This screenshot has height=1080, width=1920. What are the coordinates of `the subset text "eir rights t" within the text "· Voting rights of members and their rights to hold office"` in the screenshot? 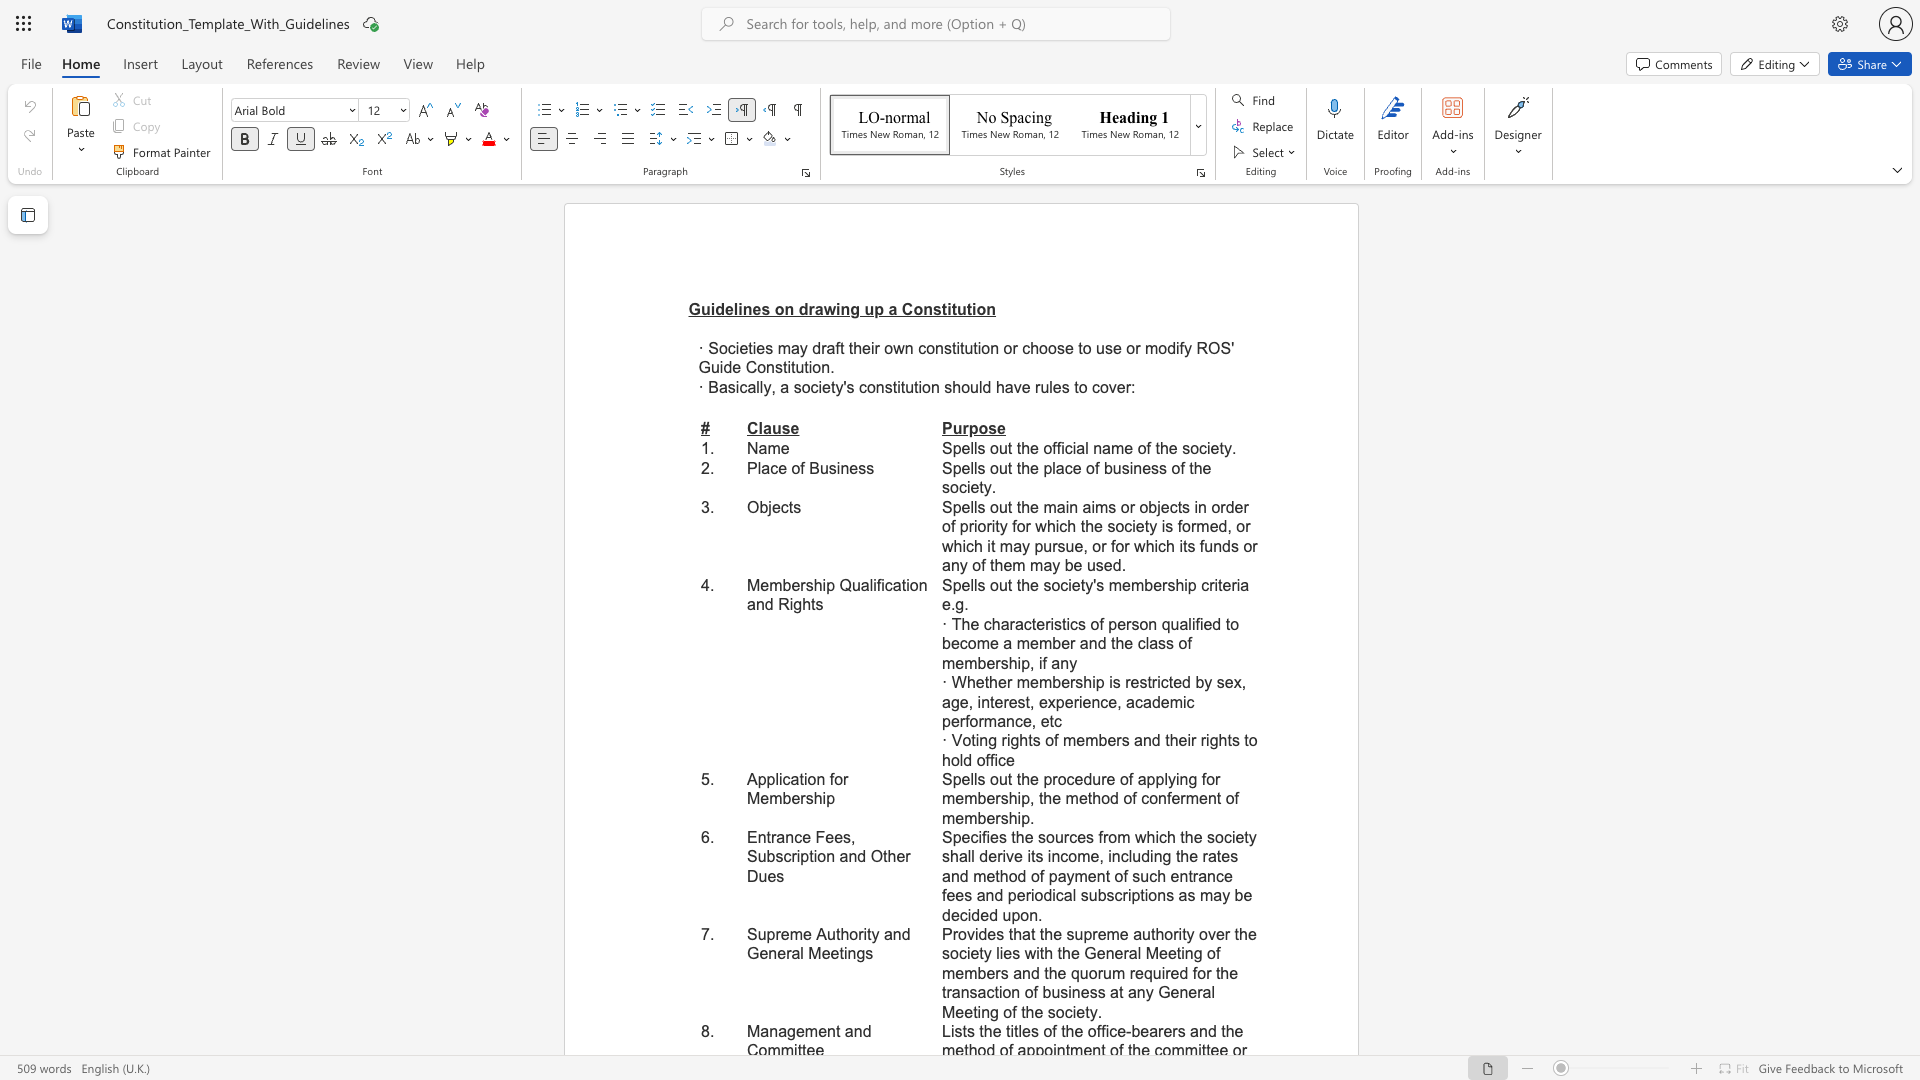 It's located at (1178, 740).